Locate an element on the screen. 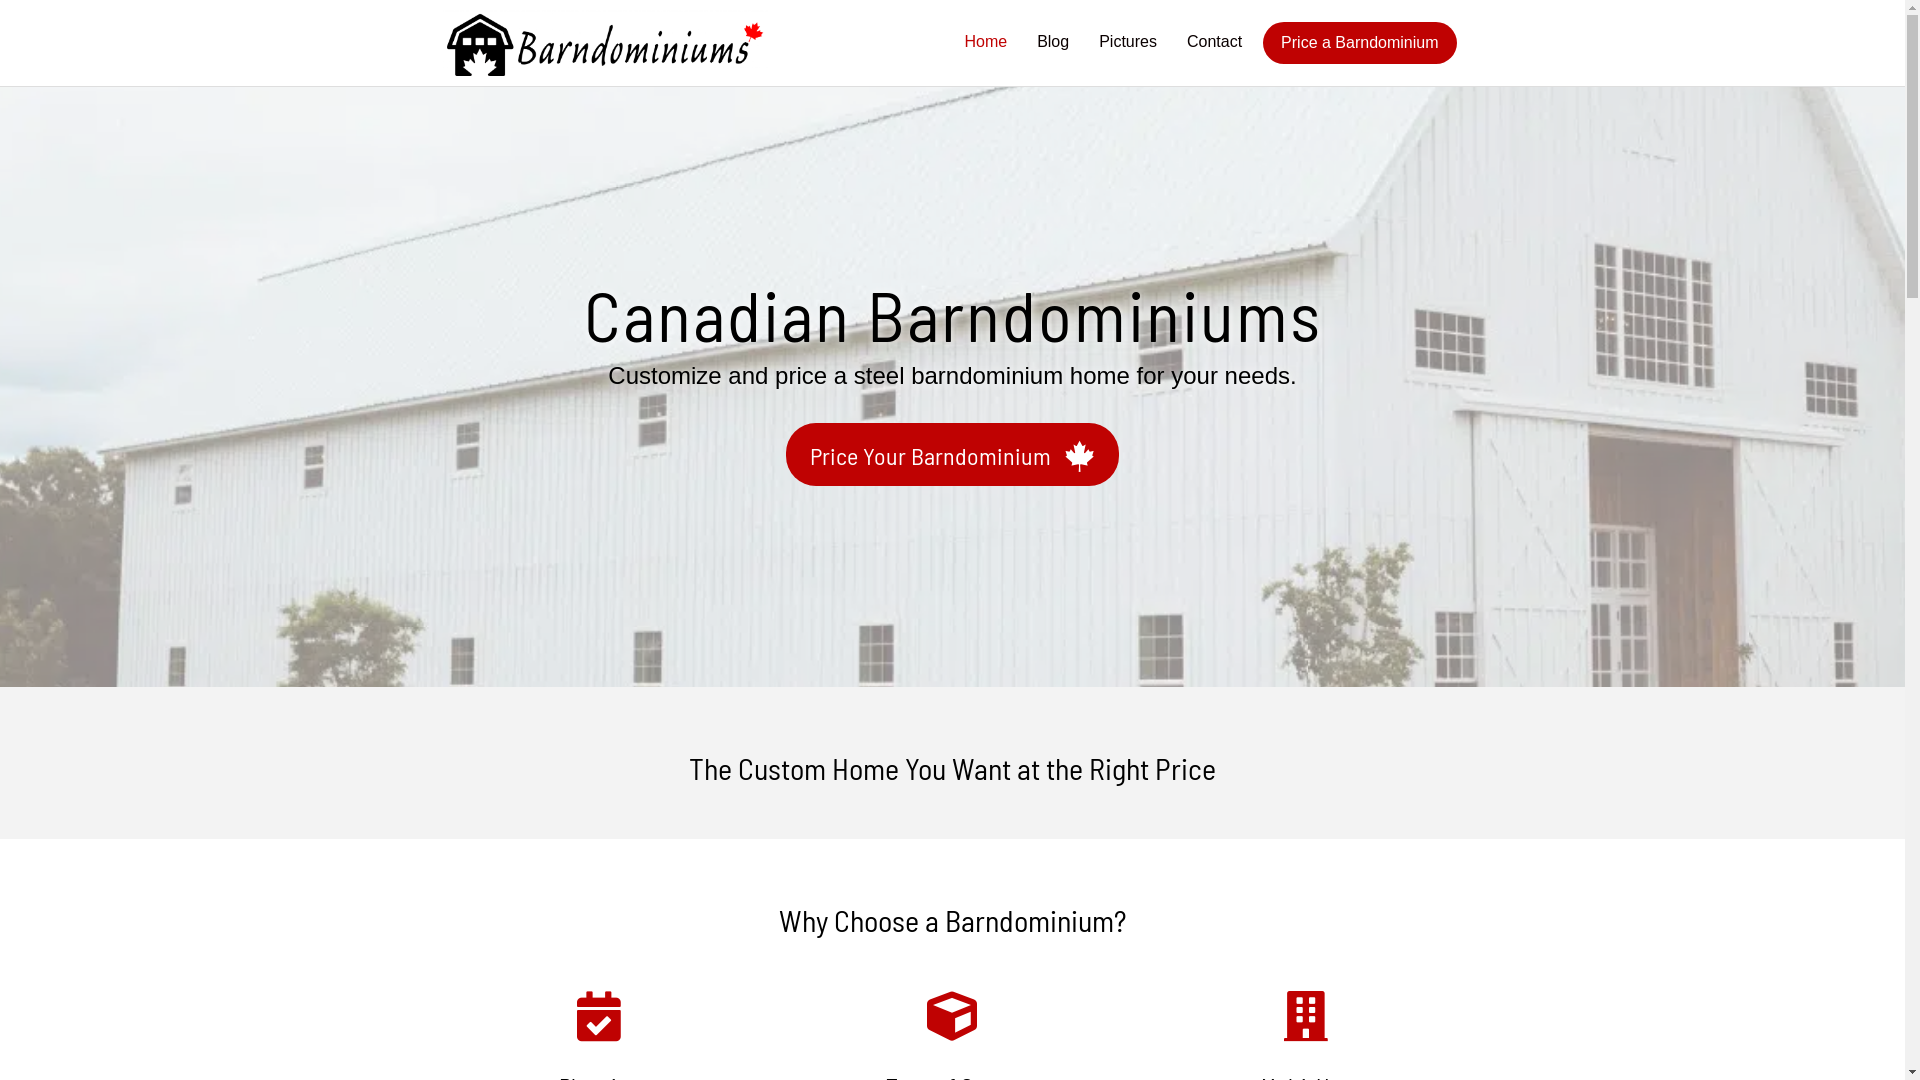  'Blog' is located at coordinates (1051, 42).